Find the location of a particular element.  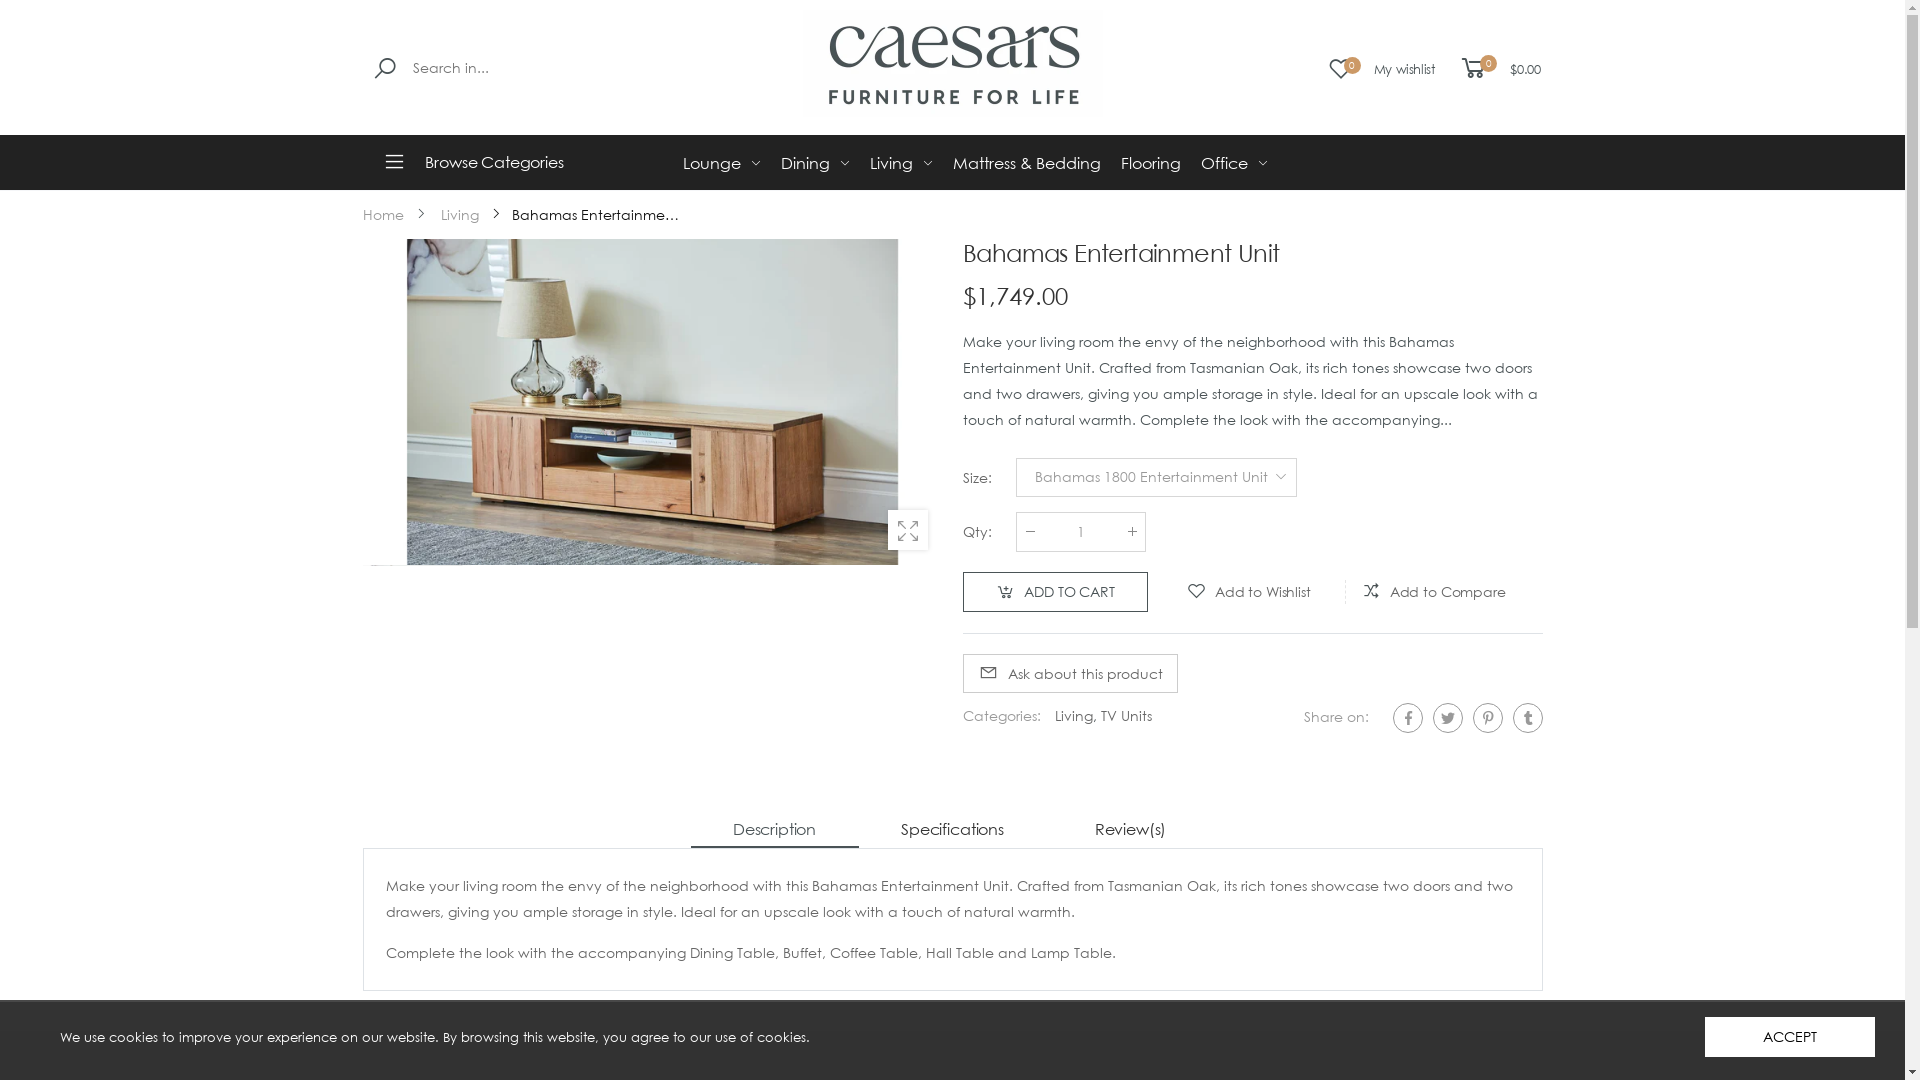

'Lounge' is located at coordinates (720, 161).